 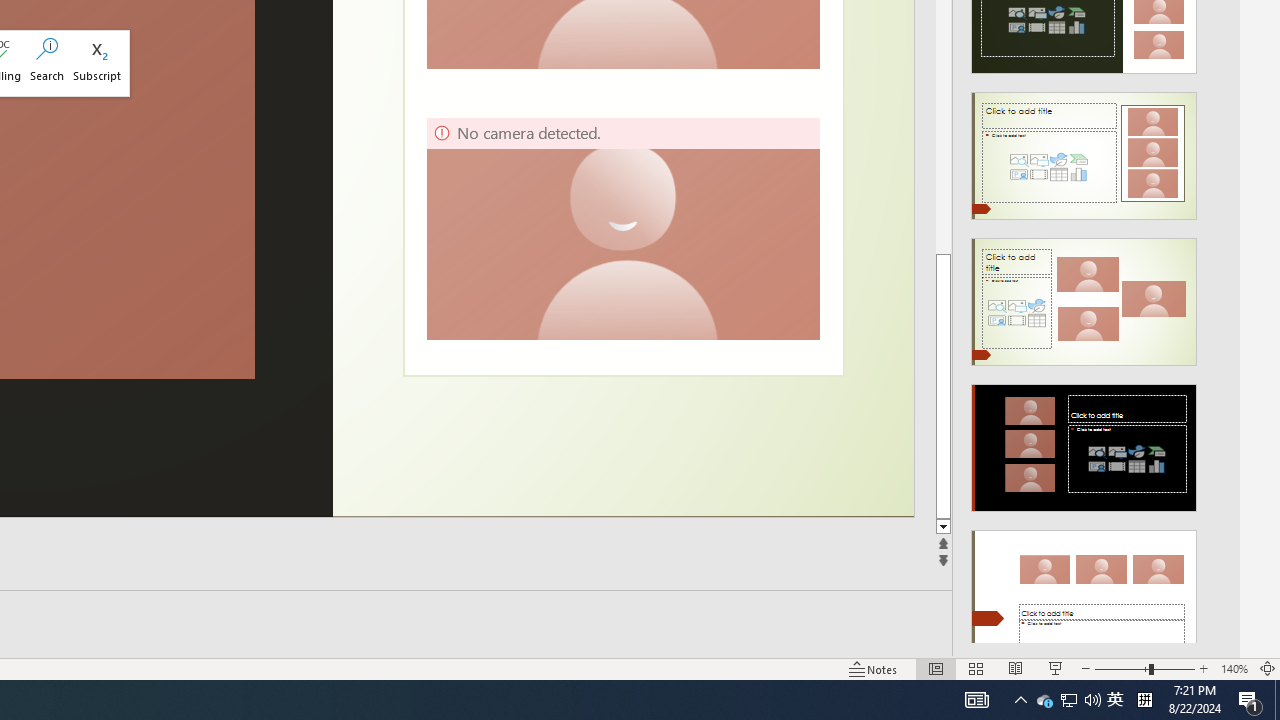 What do you see at coordinates (47, 62) in the screenshot?
I see `'Search'` at bounding box center [47, 62].